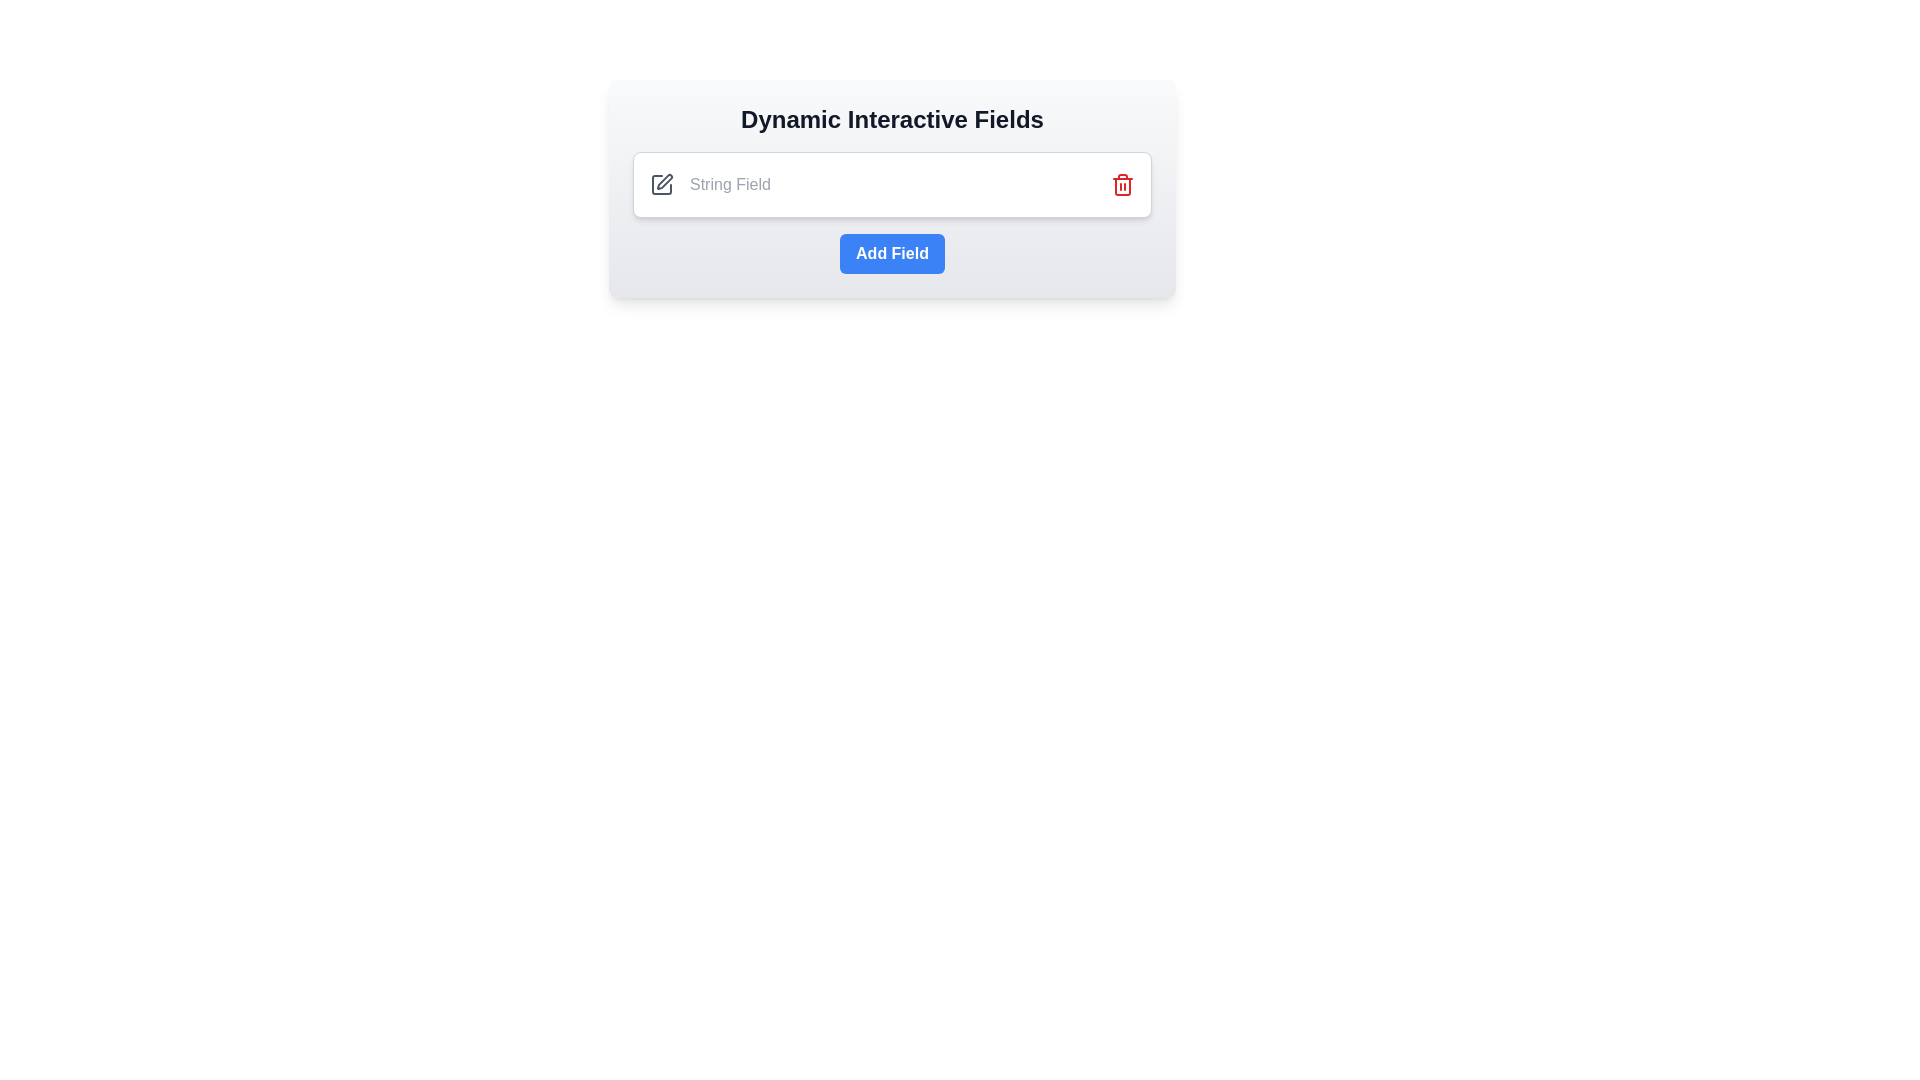 This screenshot has height=1080, width=1920. Describe the element at coordinates (662, 185) in the screenshot. I see `the gray square icon with a pen overlay, located to the left of the 'String Field' text input within the white card component` at that location.